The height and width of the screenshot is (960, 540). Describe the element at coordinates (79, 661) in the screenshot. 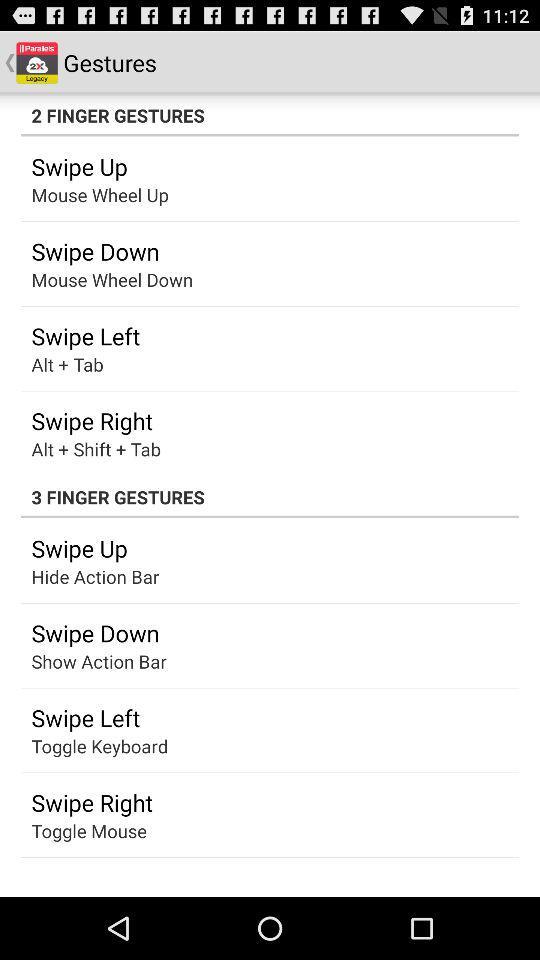

I see `the item above swipe left app` at that location.